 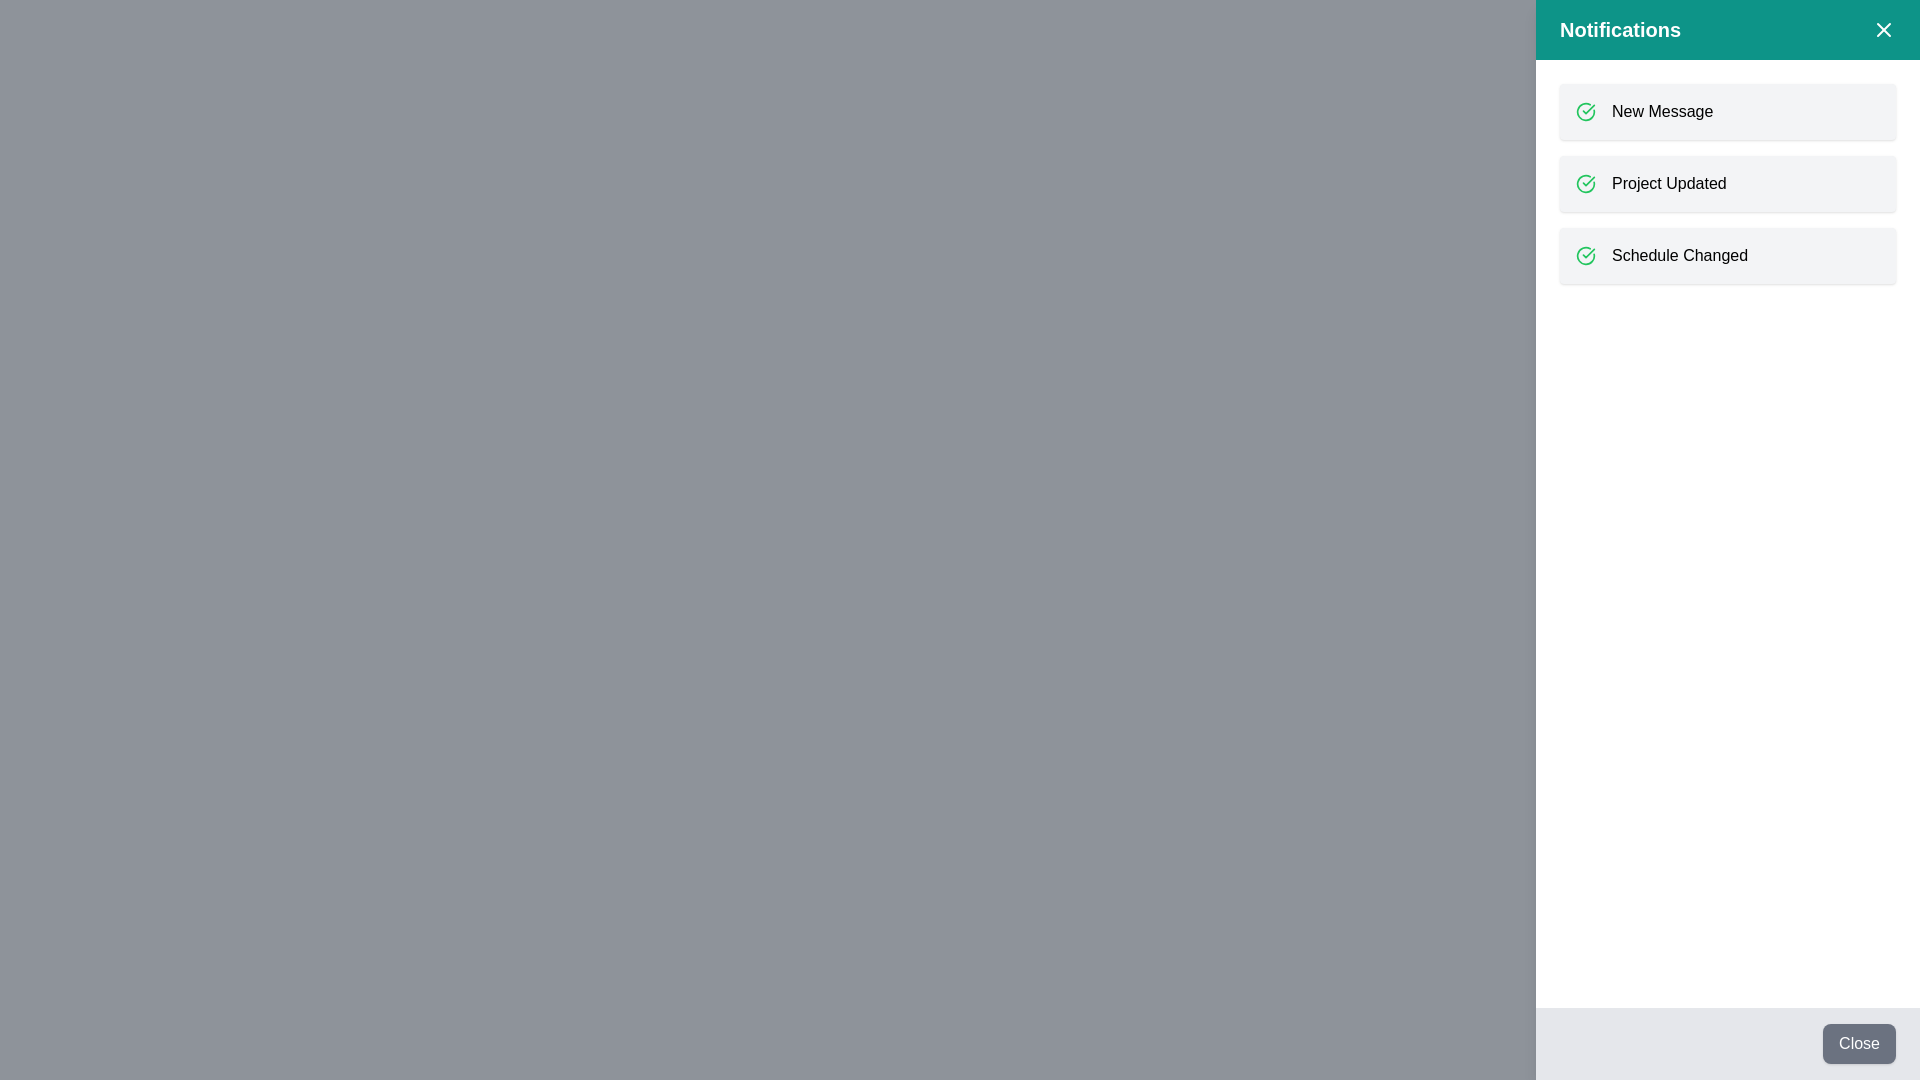 What do you see at coordinates (1584, 254) in the screenshot?
I see `the green checkmark icon enclosed in a circular outline, which is located to the left of the text 'Schedule Changed'` at bounding box center [1584, 254].